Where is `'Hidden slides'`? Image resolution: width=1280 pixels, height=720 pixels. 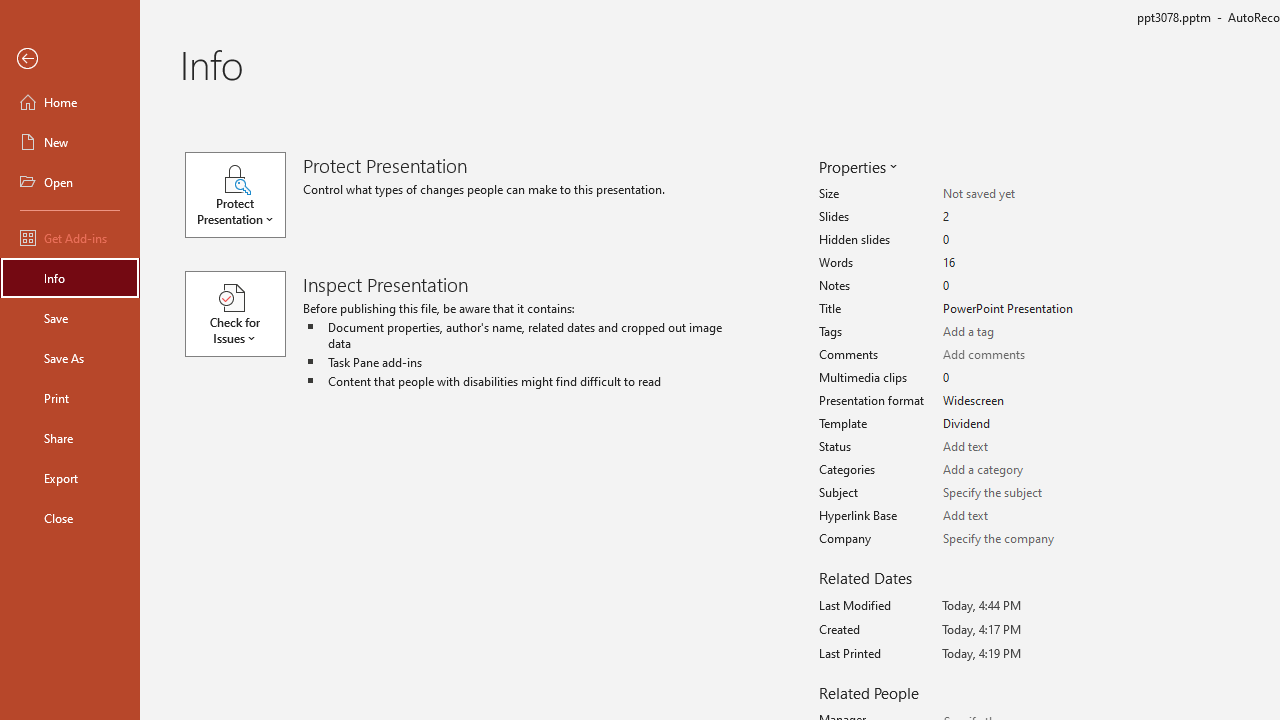
'Hidden slides' is located at coordinates (1012, 239).